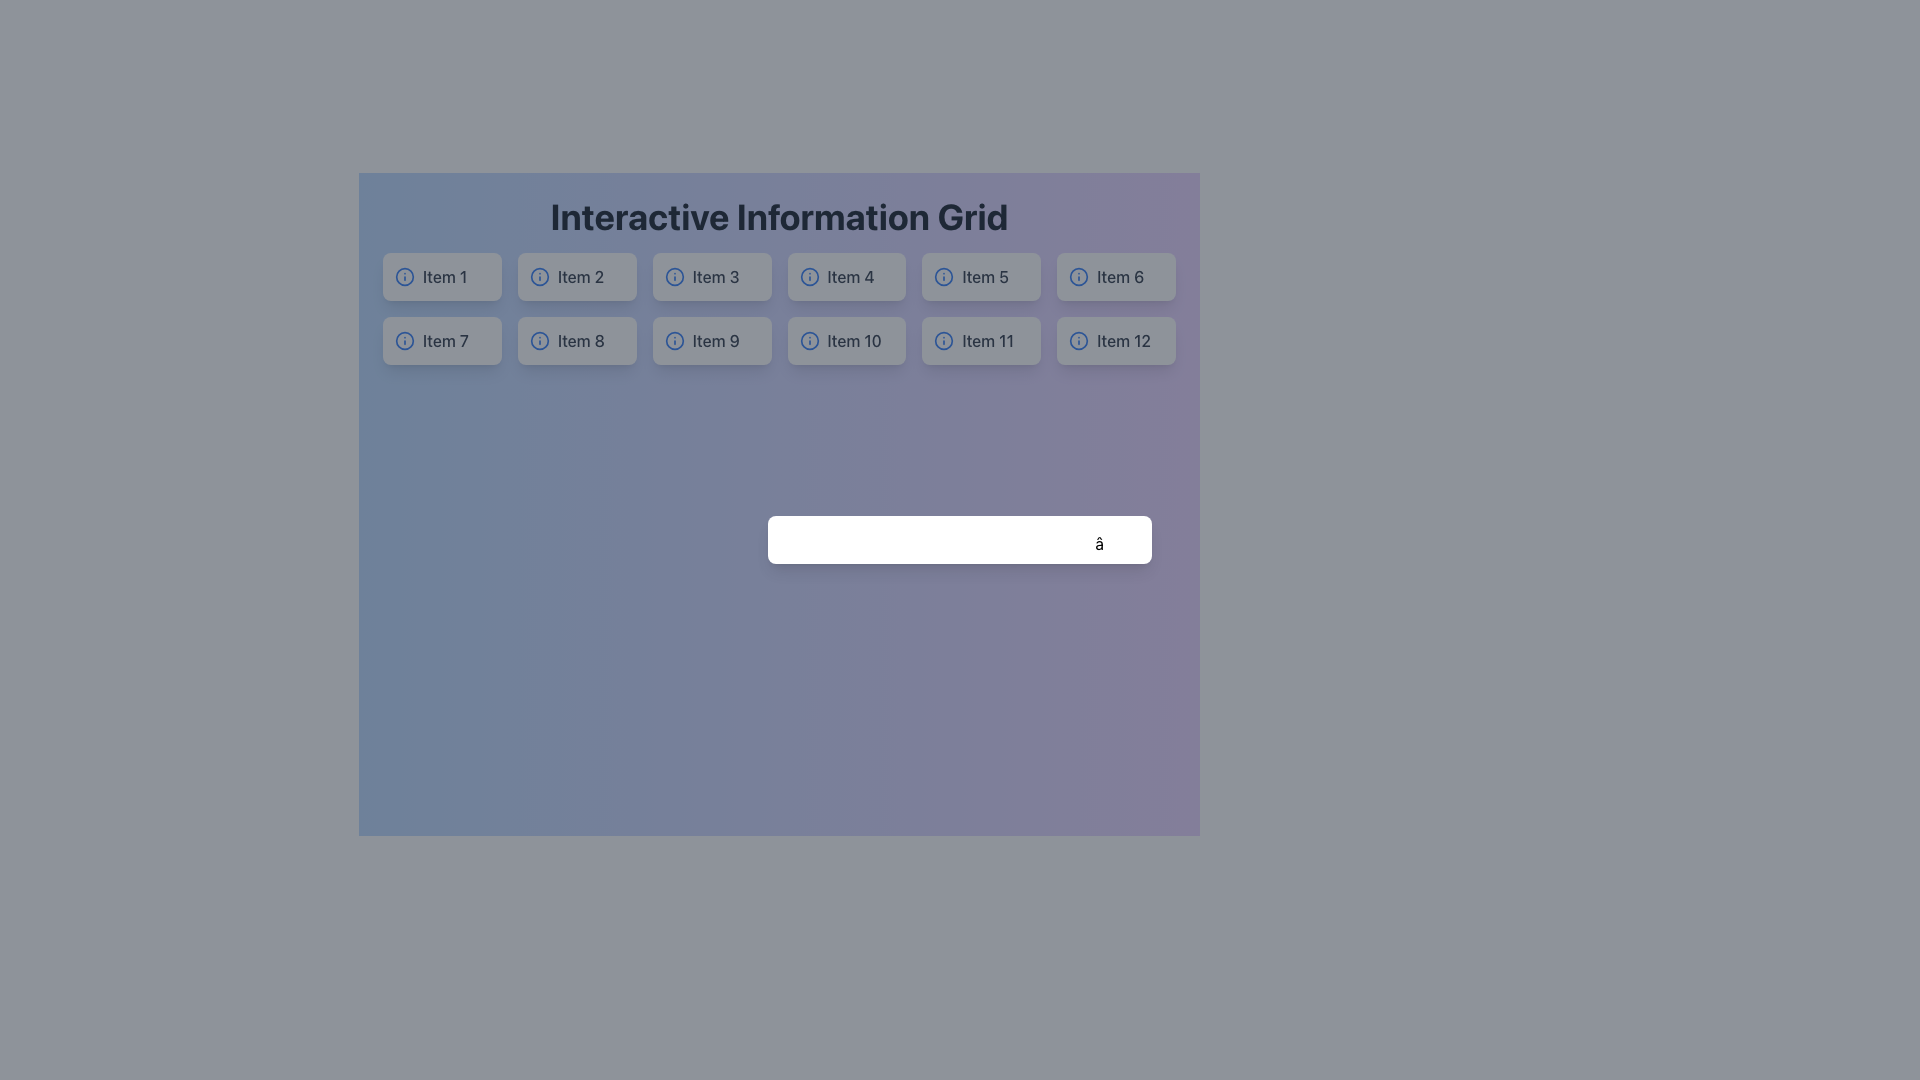  Describe the element at coordinates (539, 277) in the screenshot. I see `the informational icon related to 'Item 2', located in the top row of the interface grid, positioned between 'Item 1' and 'Item 3'` at that location.